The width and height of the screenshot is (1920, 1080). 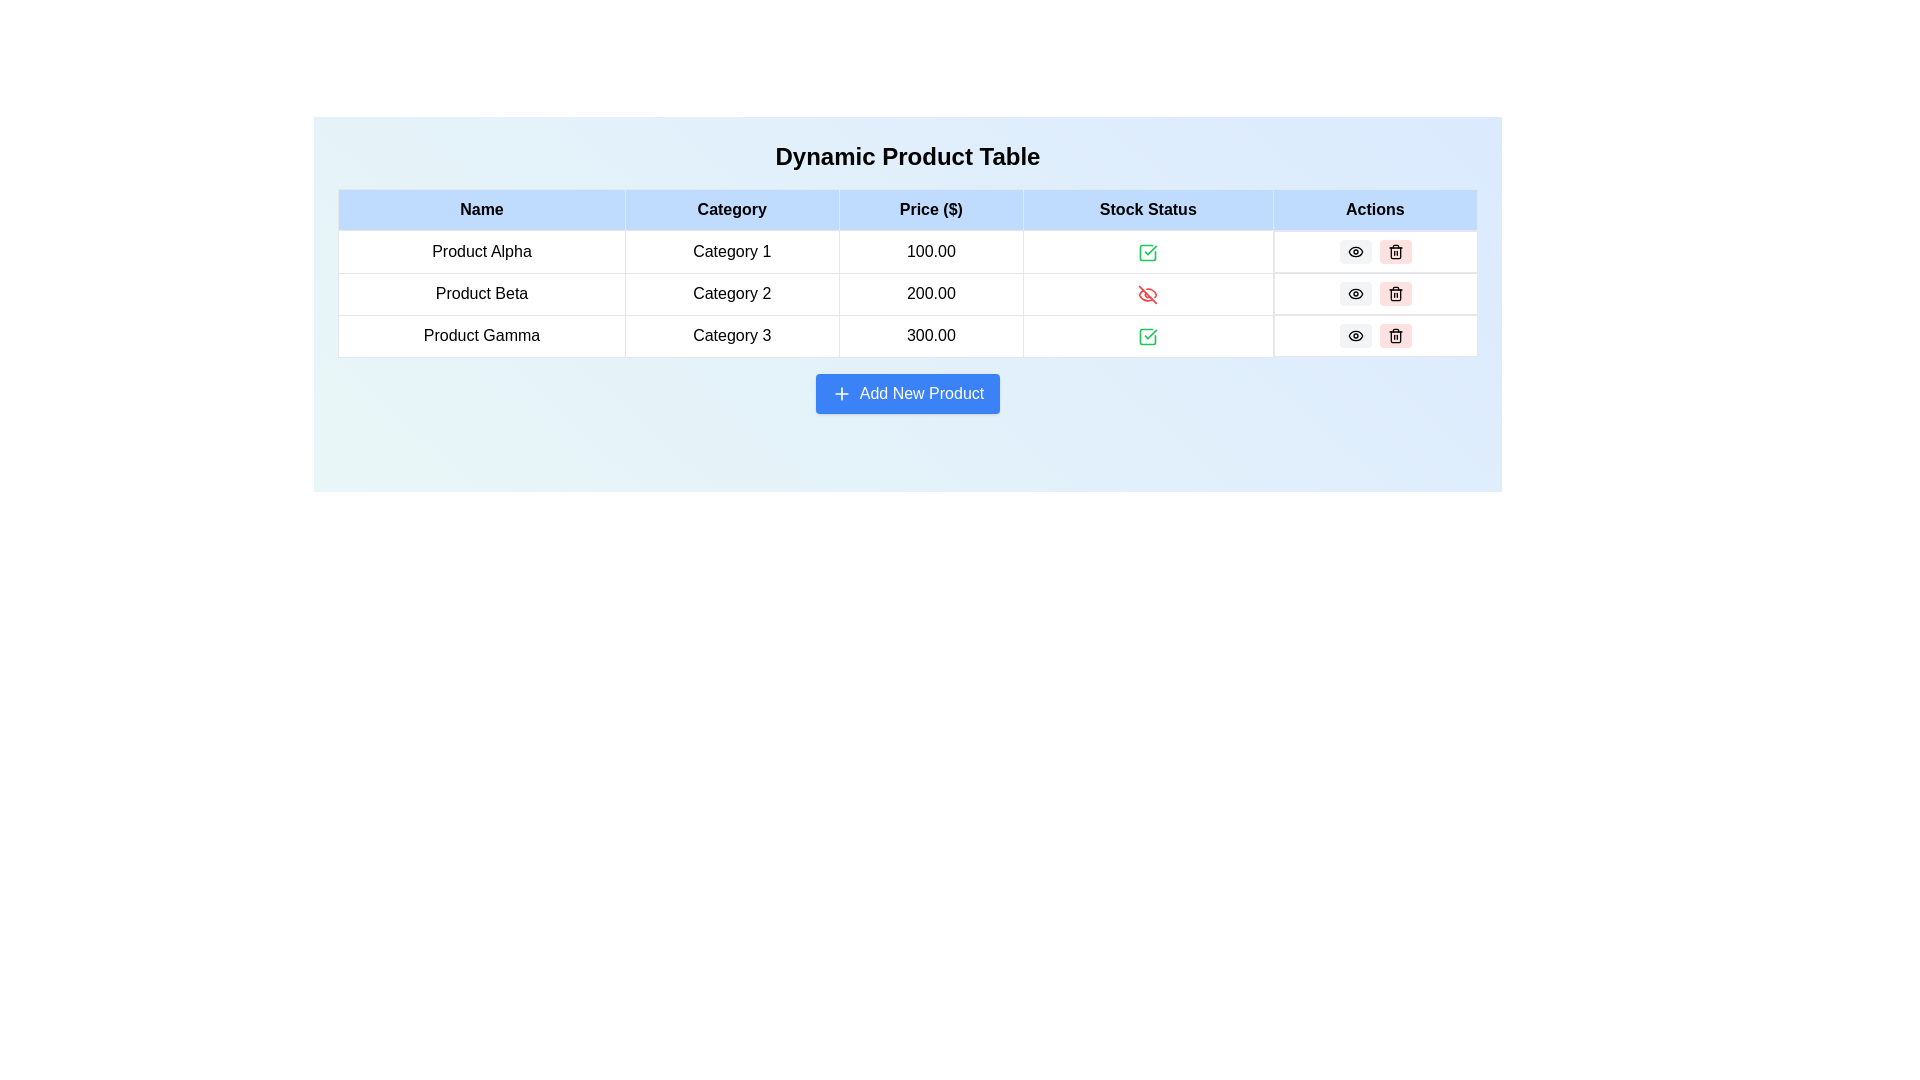 I want to click on the out-of-stock icon located in the second row of the 'Stock Status' column in the 'Dynamic Product Table', so click(x=1148, y=294).